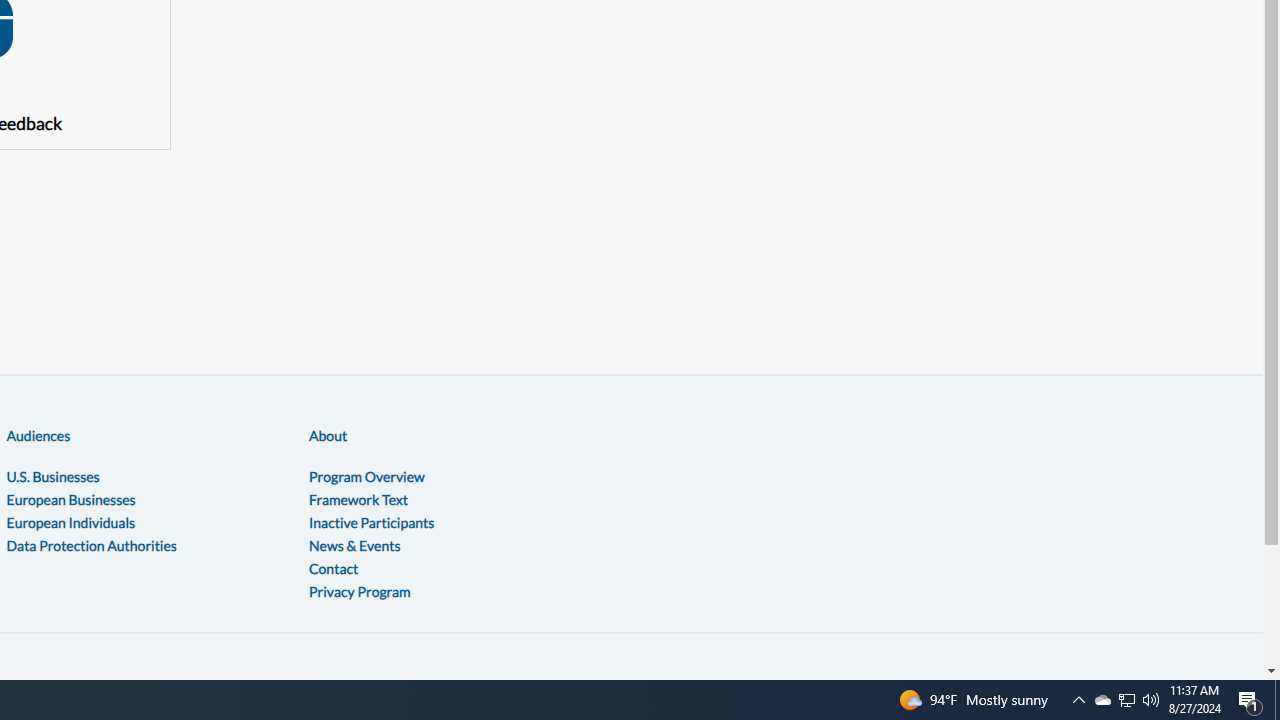  I want to click on 'Privacy Program', so click(359, 589).